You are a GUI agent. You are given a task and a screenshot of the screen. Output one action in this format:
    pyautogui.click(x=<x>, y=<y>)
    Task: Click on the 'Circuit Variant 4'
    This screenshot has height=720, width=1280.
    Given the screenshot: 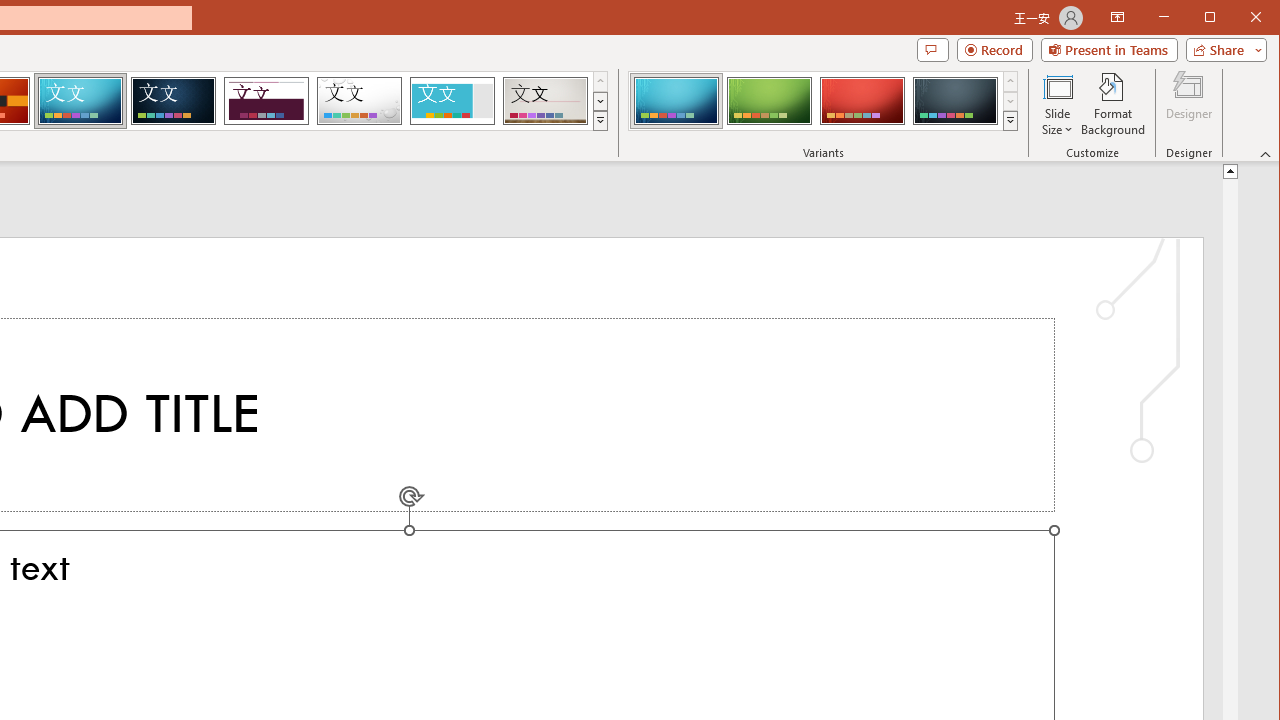 What is the action you would take?
    pyautogui.click(x=954, y=100)
    